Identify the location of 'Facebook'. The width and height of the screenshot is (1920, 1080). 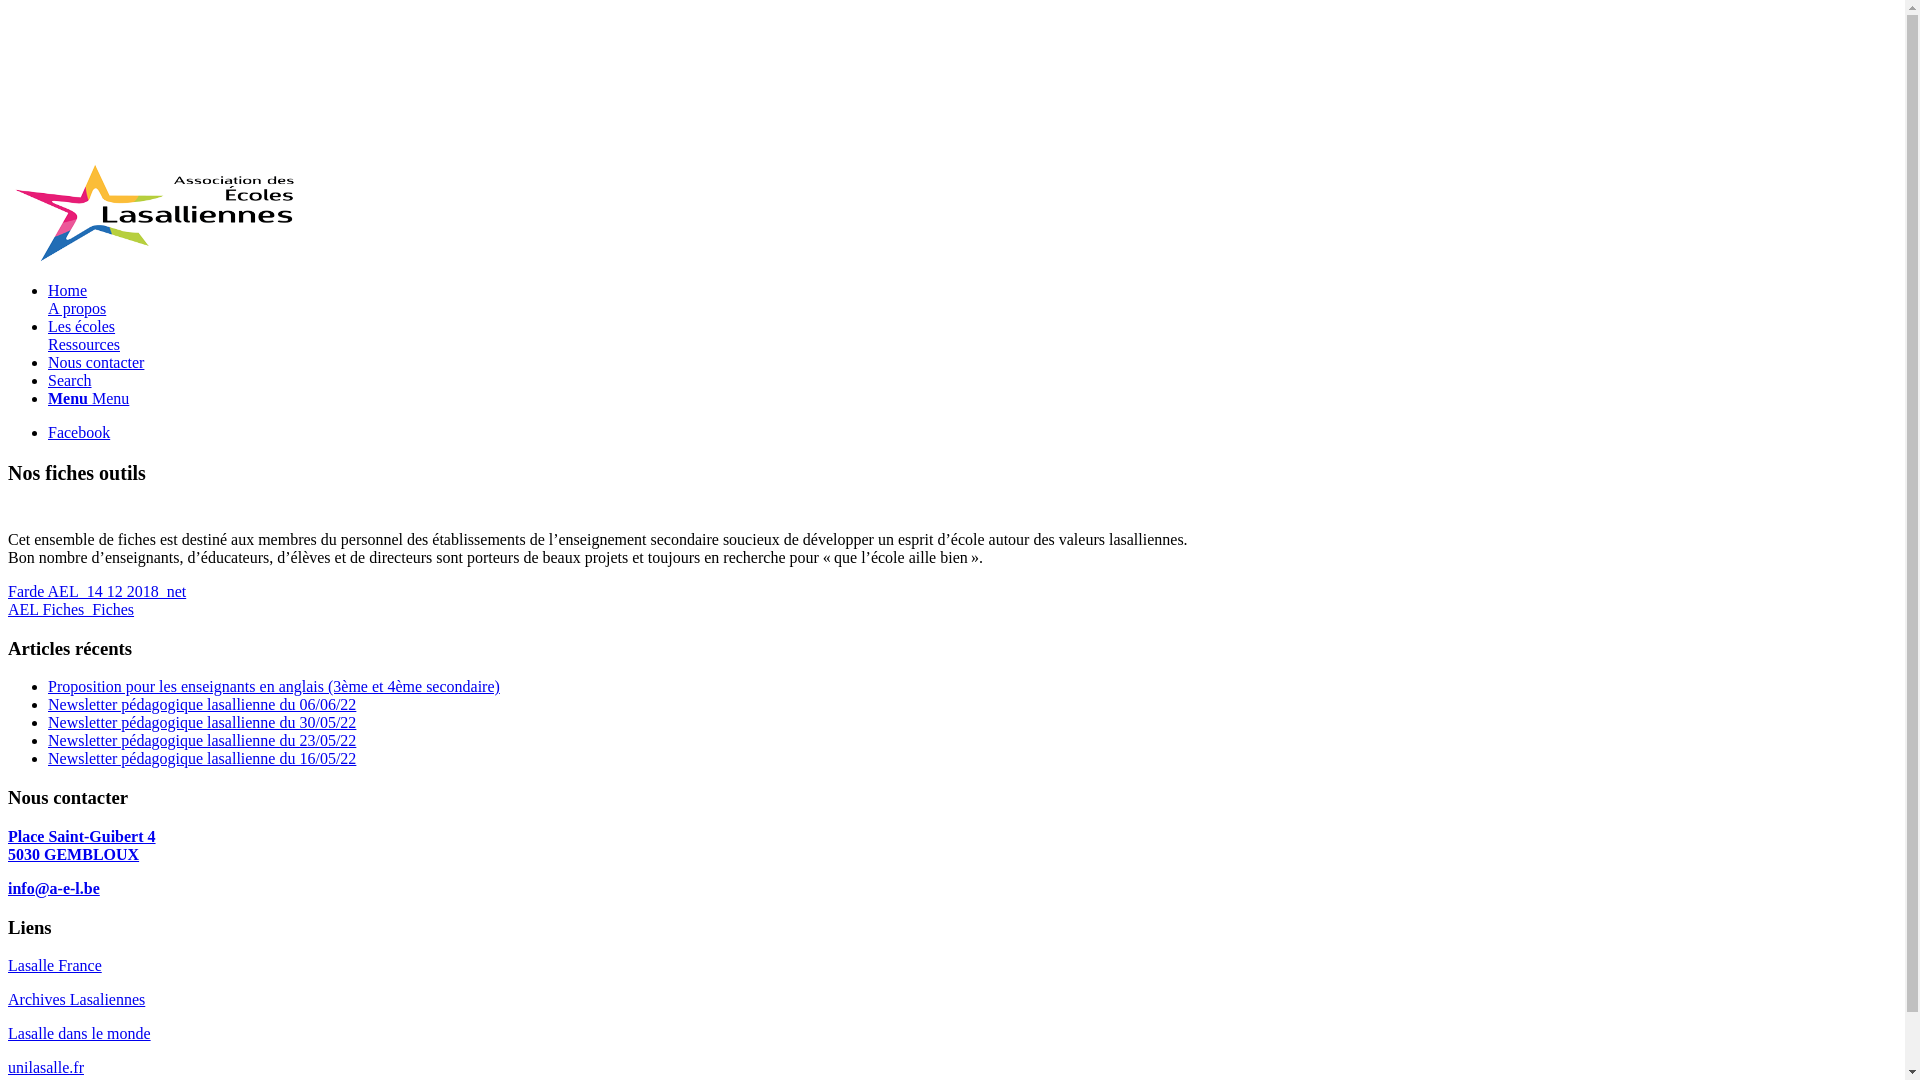
(78, 431).